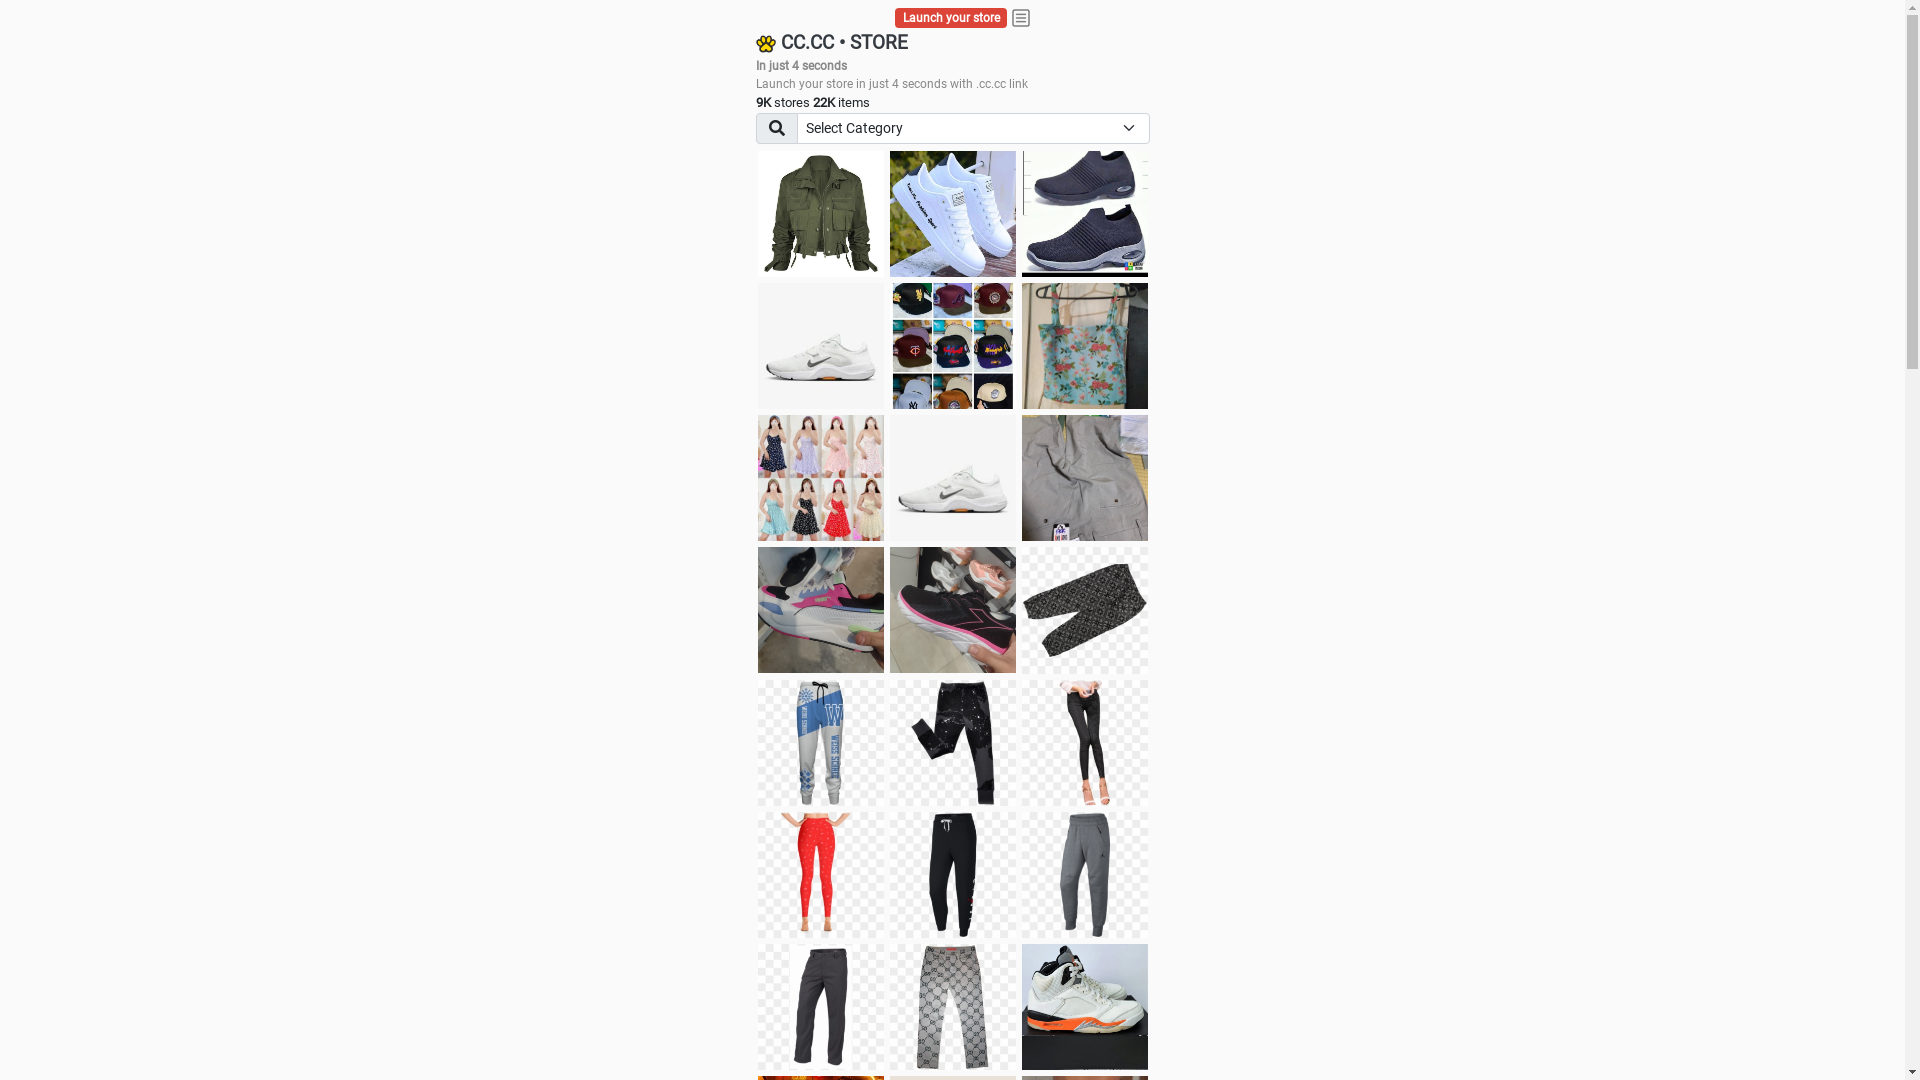 The width and height of the screenshot is (1920, 1080). What do you see at coordinates (1083, 608) in the screenshot?
I see `'Short pant'` at bounding box center [1083, 608].